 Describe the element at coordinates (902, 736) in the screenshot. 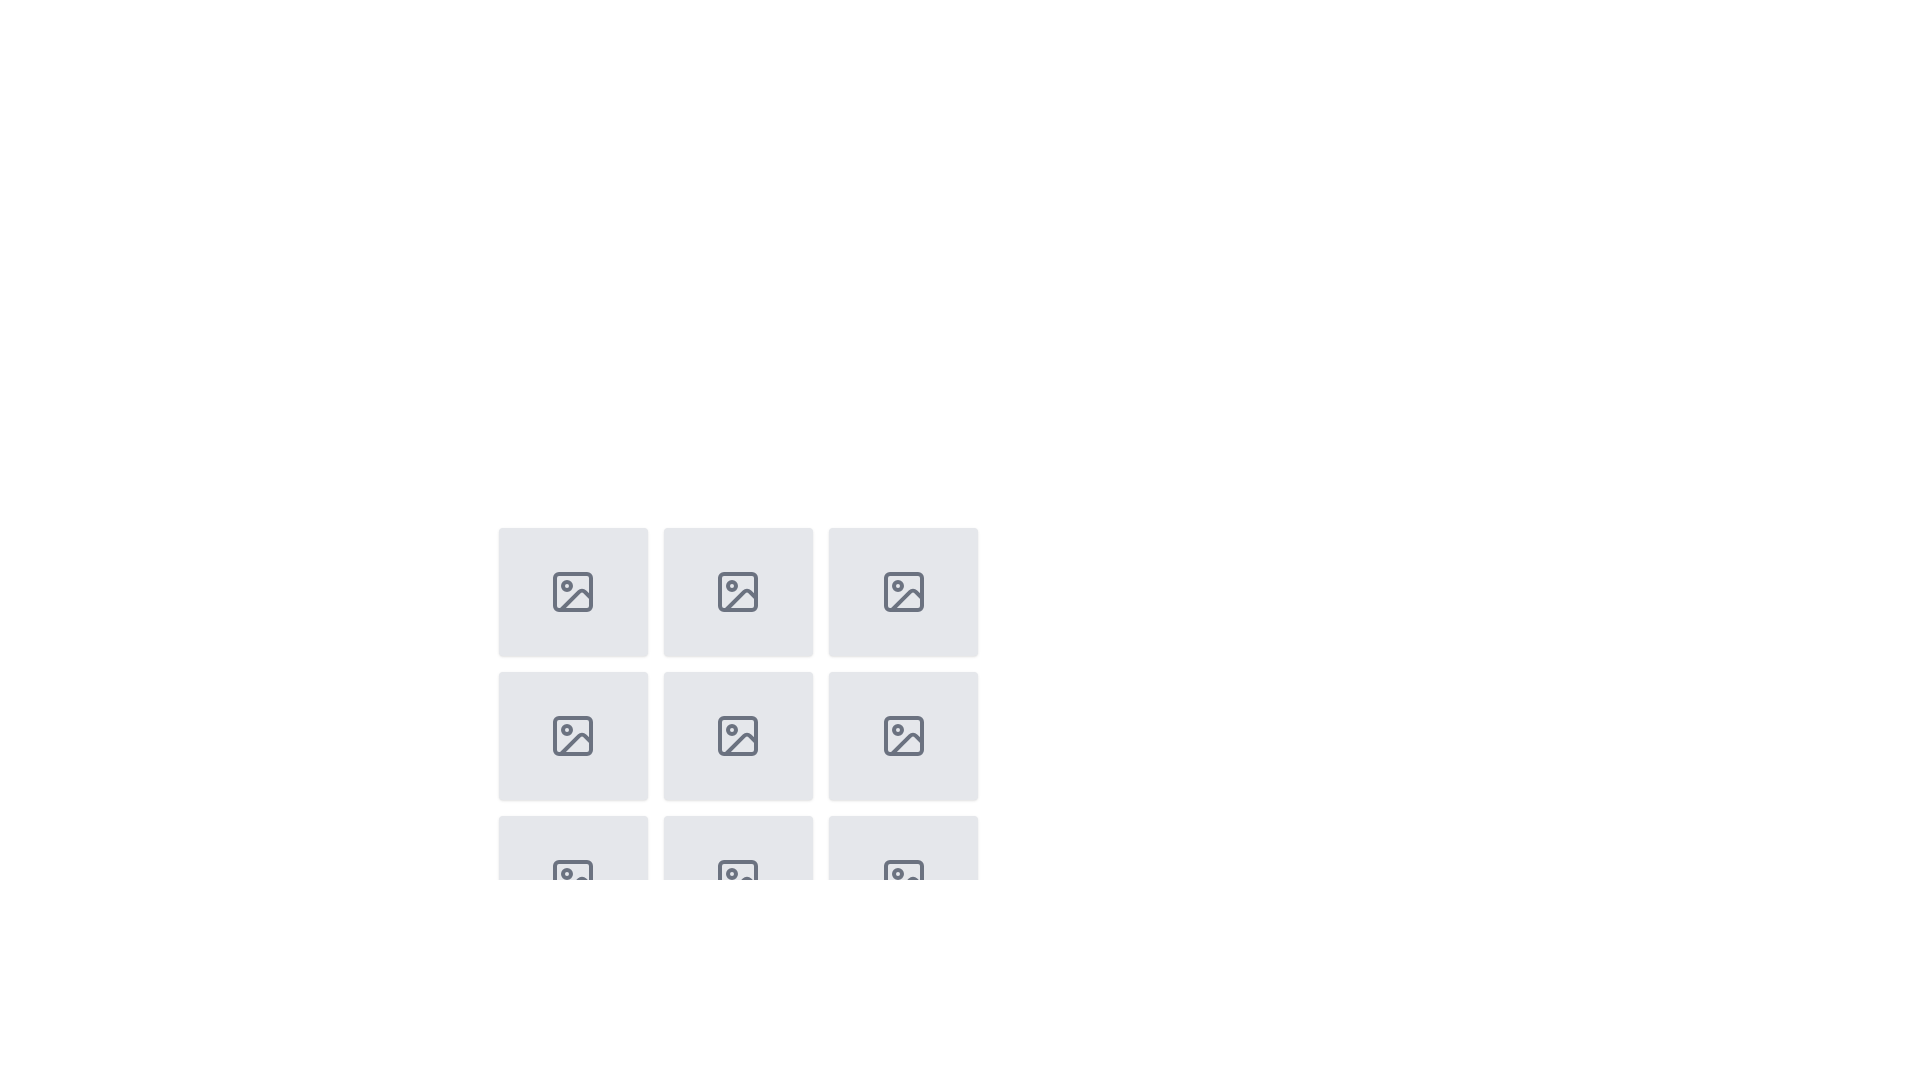

I see `the icon located at the bottom-right position of a 3x3 grid, which serves as a placeholder for an image or graphical content` at that location.